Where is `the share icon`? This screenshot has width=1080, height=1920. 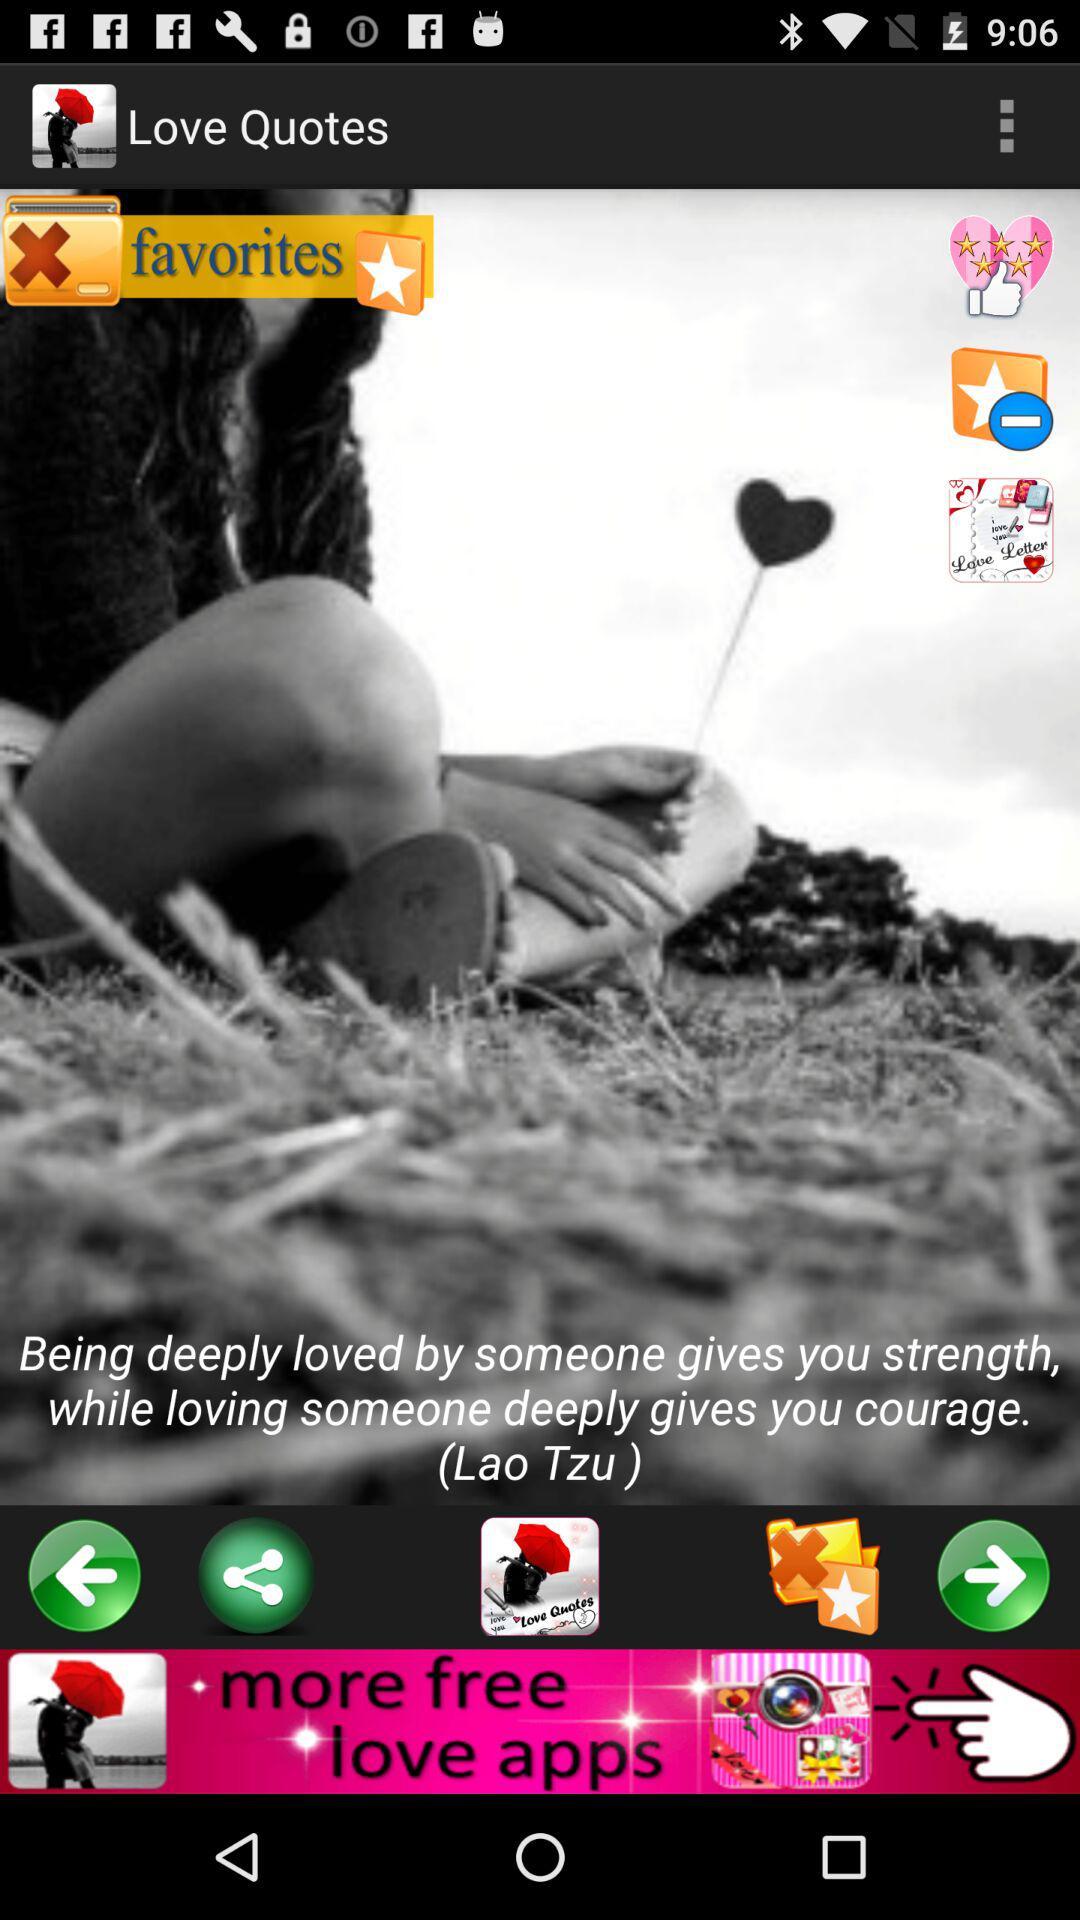 the share icon is located at coordinates (255, 1686).